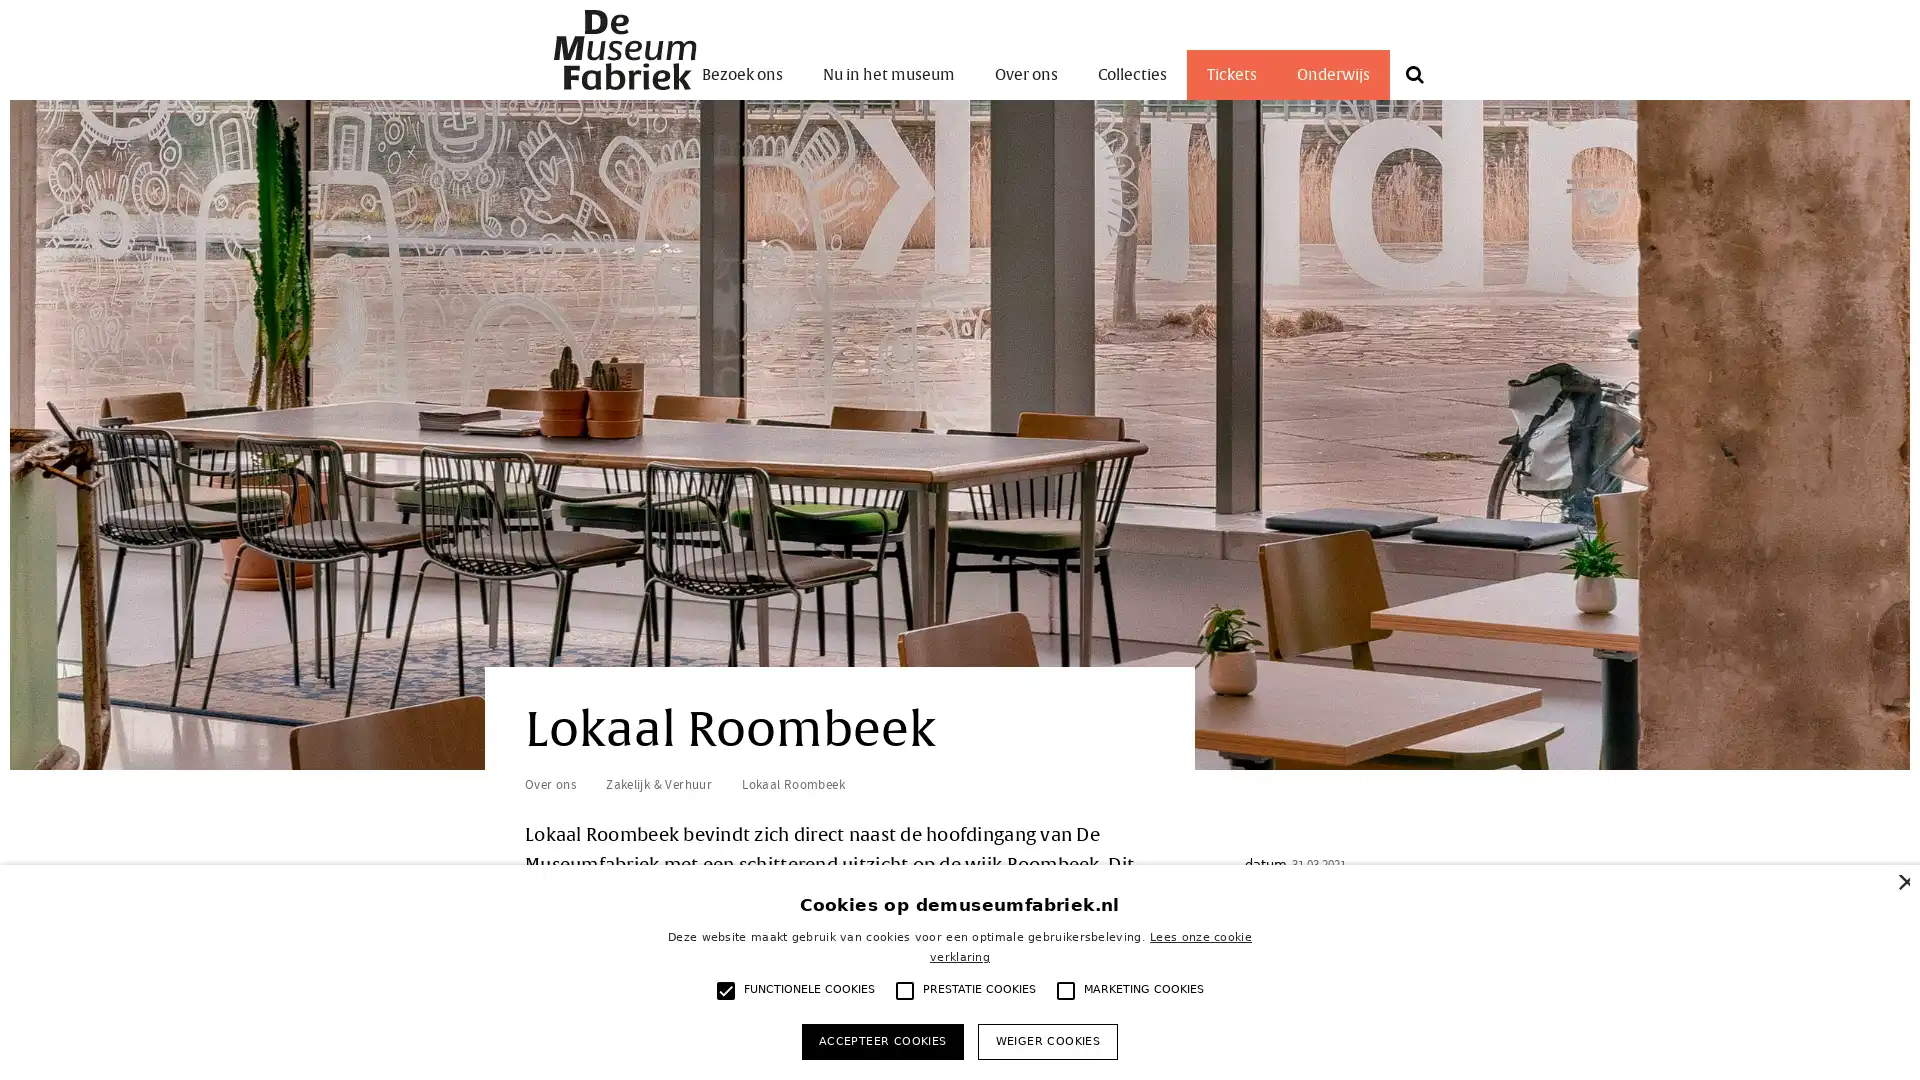 The height and width of the screenshot is (1080, 1920). Describe the element at coordinates (1046, 1040) in the screenshot. I see `WEIGER COOKIES` at that location.